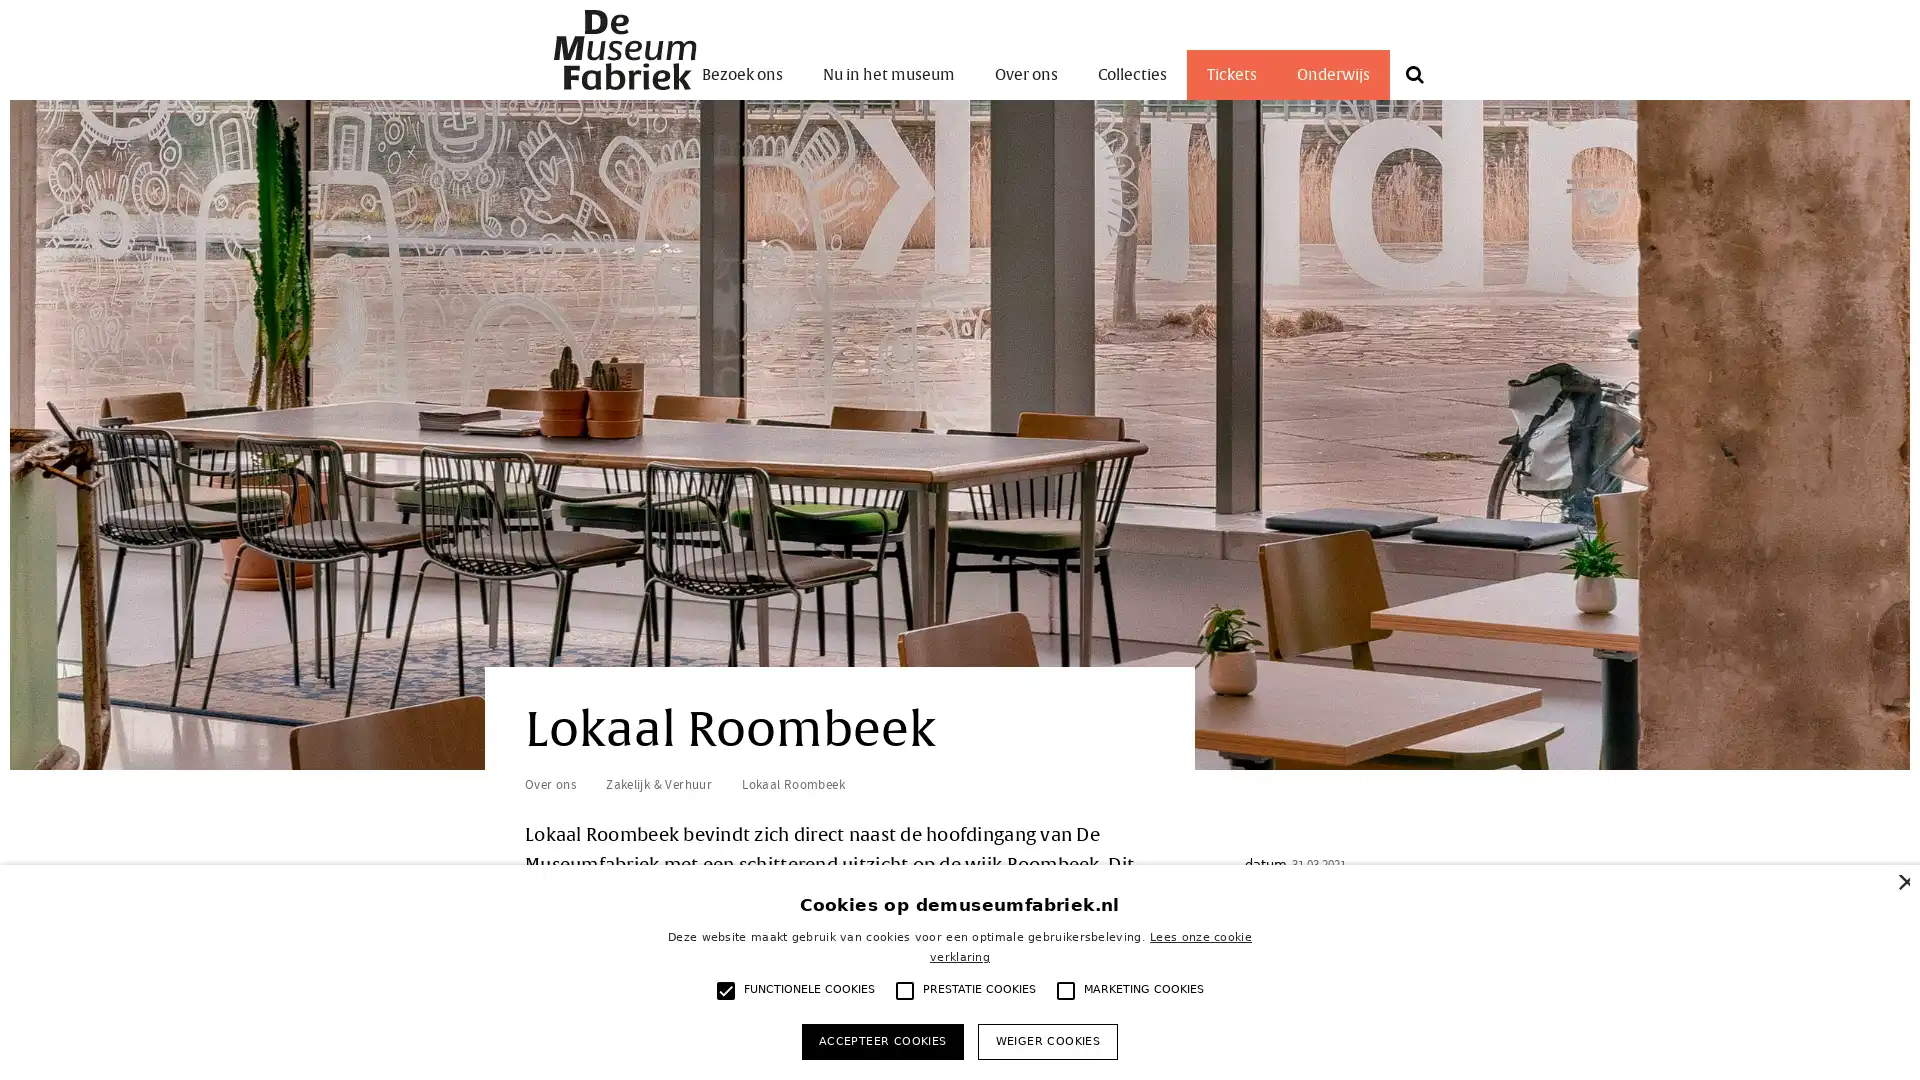 The height and width of the screenshot is (1080, 1920). Describe the element at coordinates (1046, 1040) in the screenshot. I see `WEIGER COOKIES` at that location.